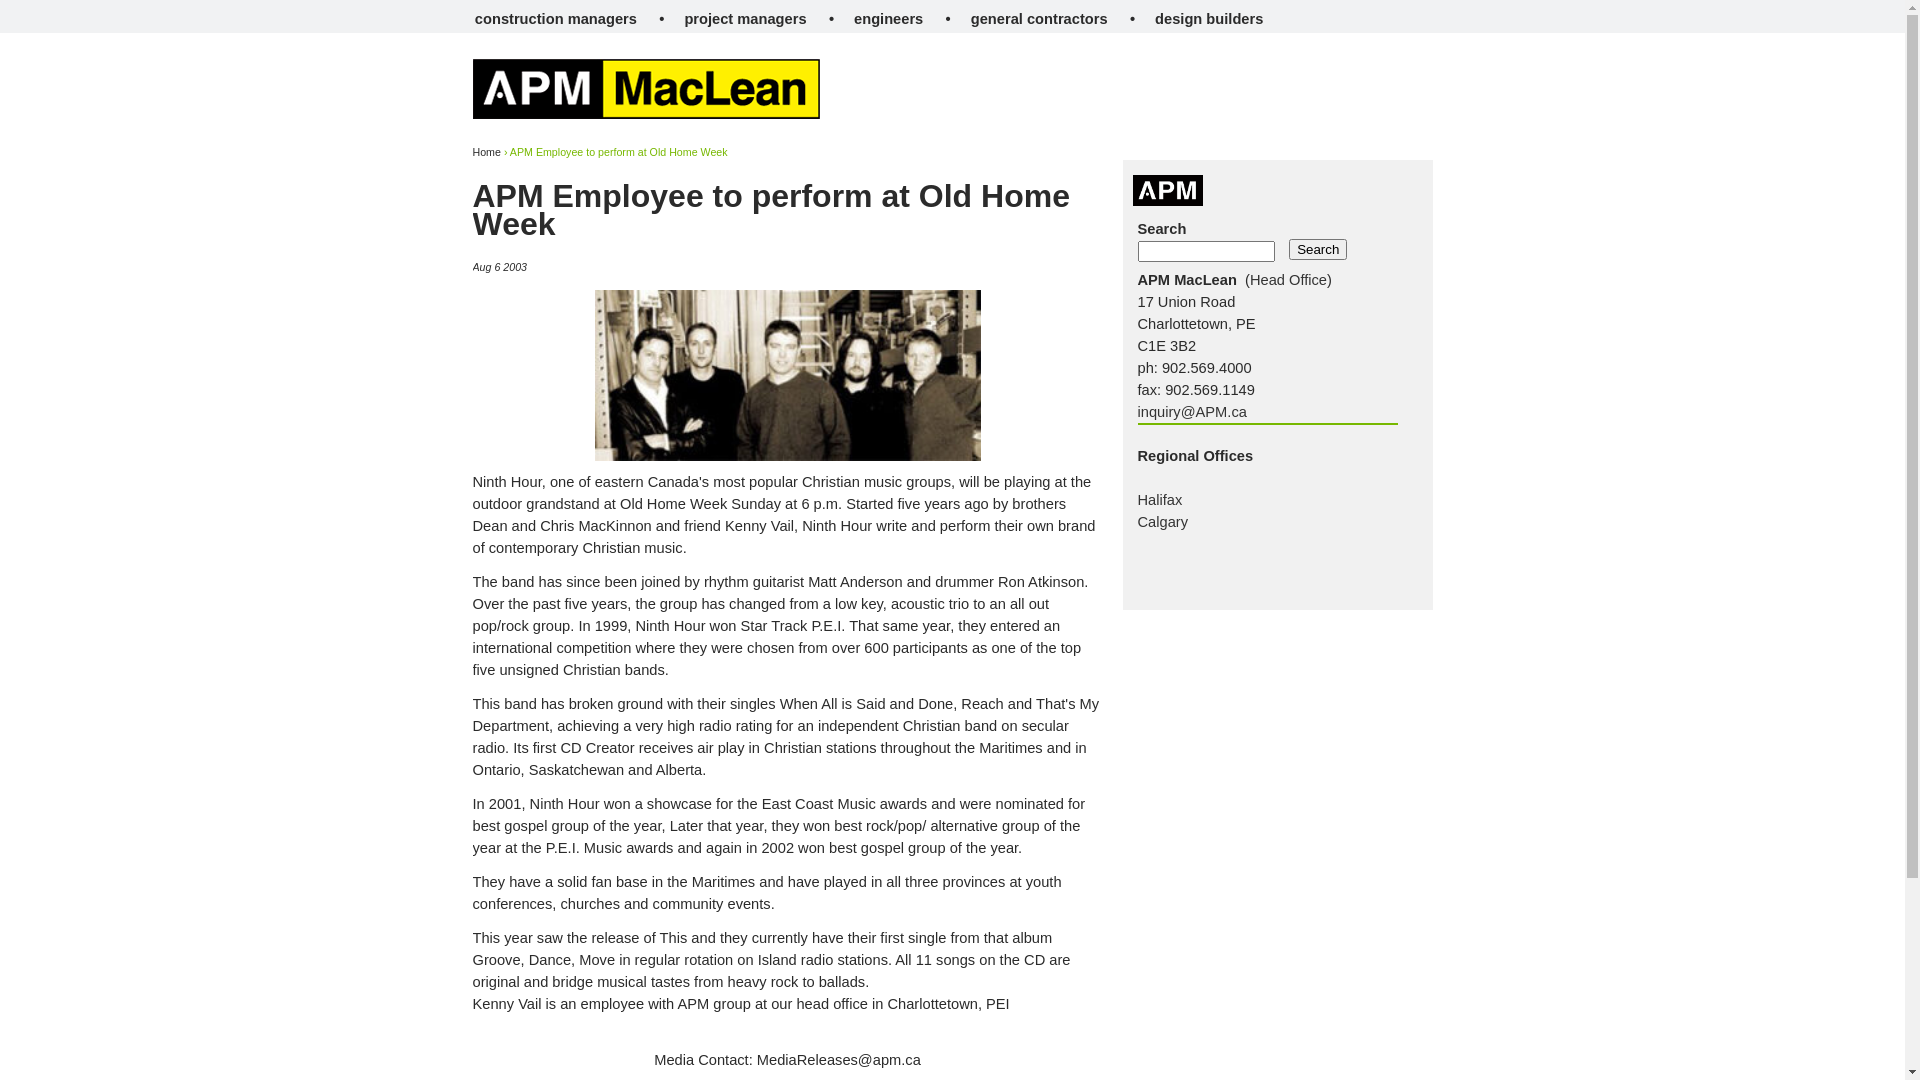  Describe the element at coordinates (556, 19) in the screenshot. I see `'construction managers'` at that location.